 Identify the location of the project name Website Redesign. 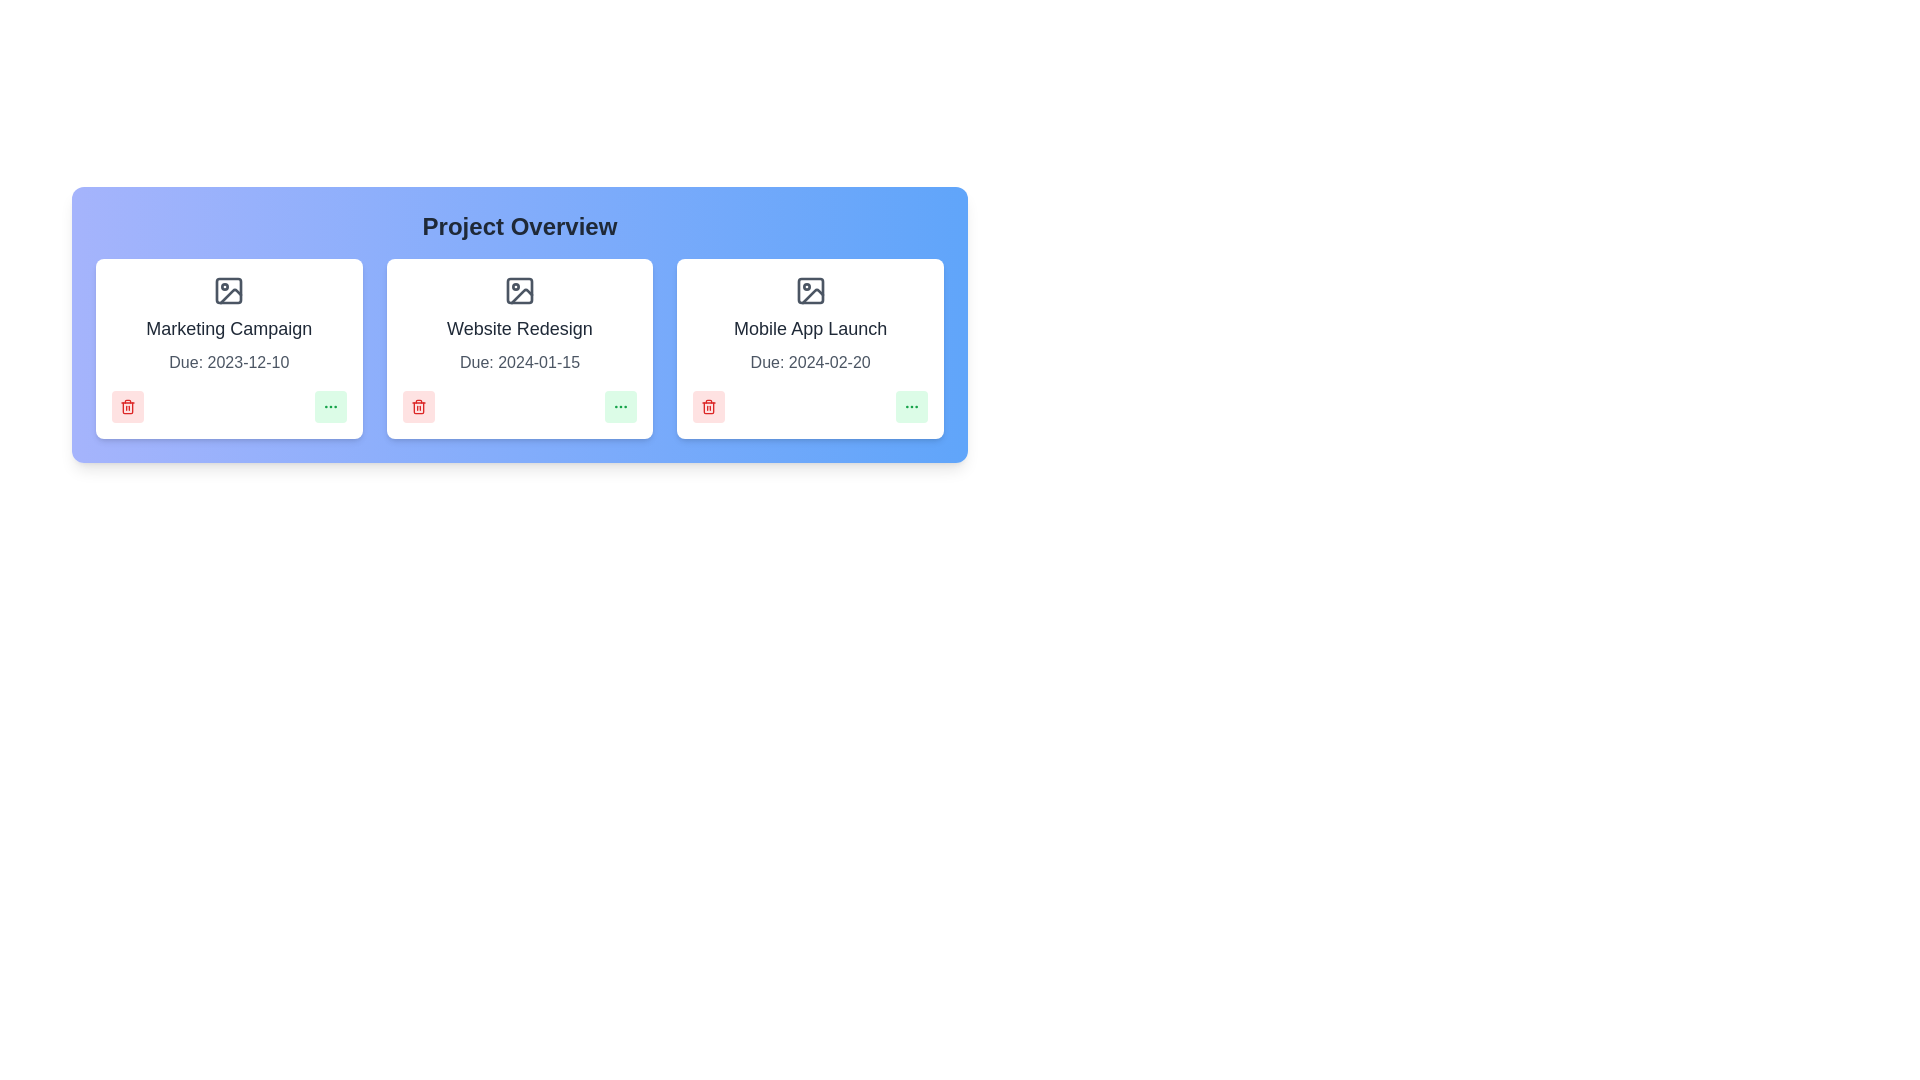
(519, 327).